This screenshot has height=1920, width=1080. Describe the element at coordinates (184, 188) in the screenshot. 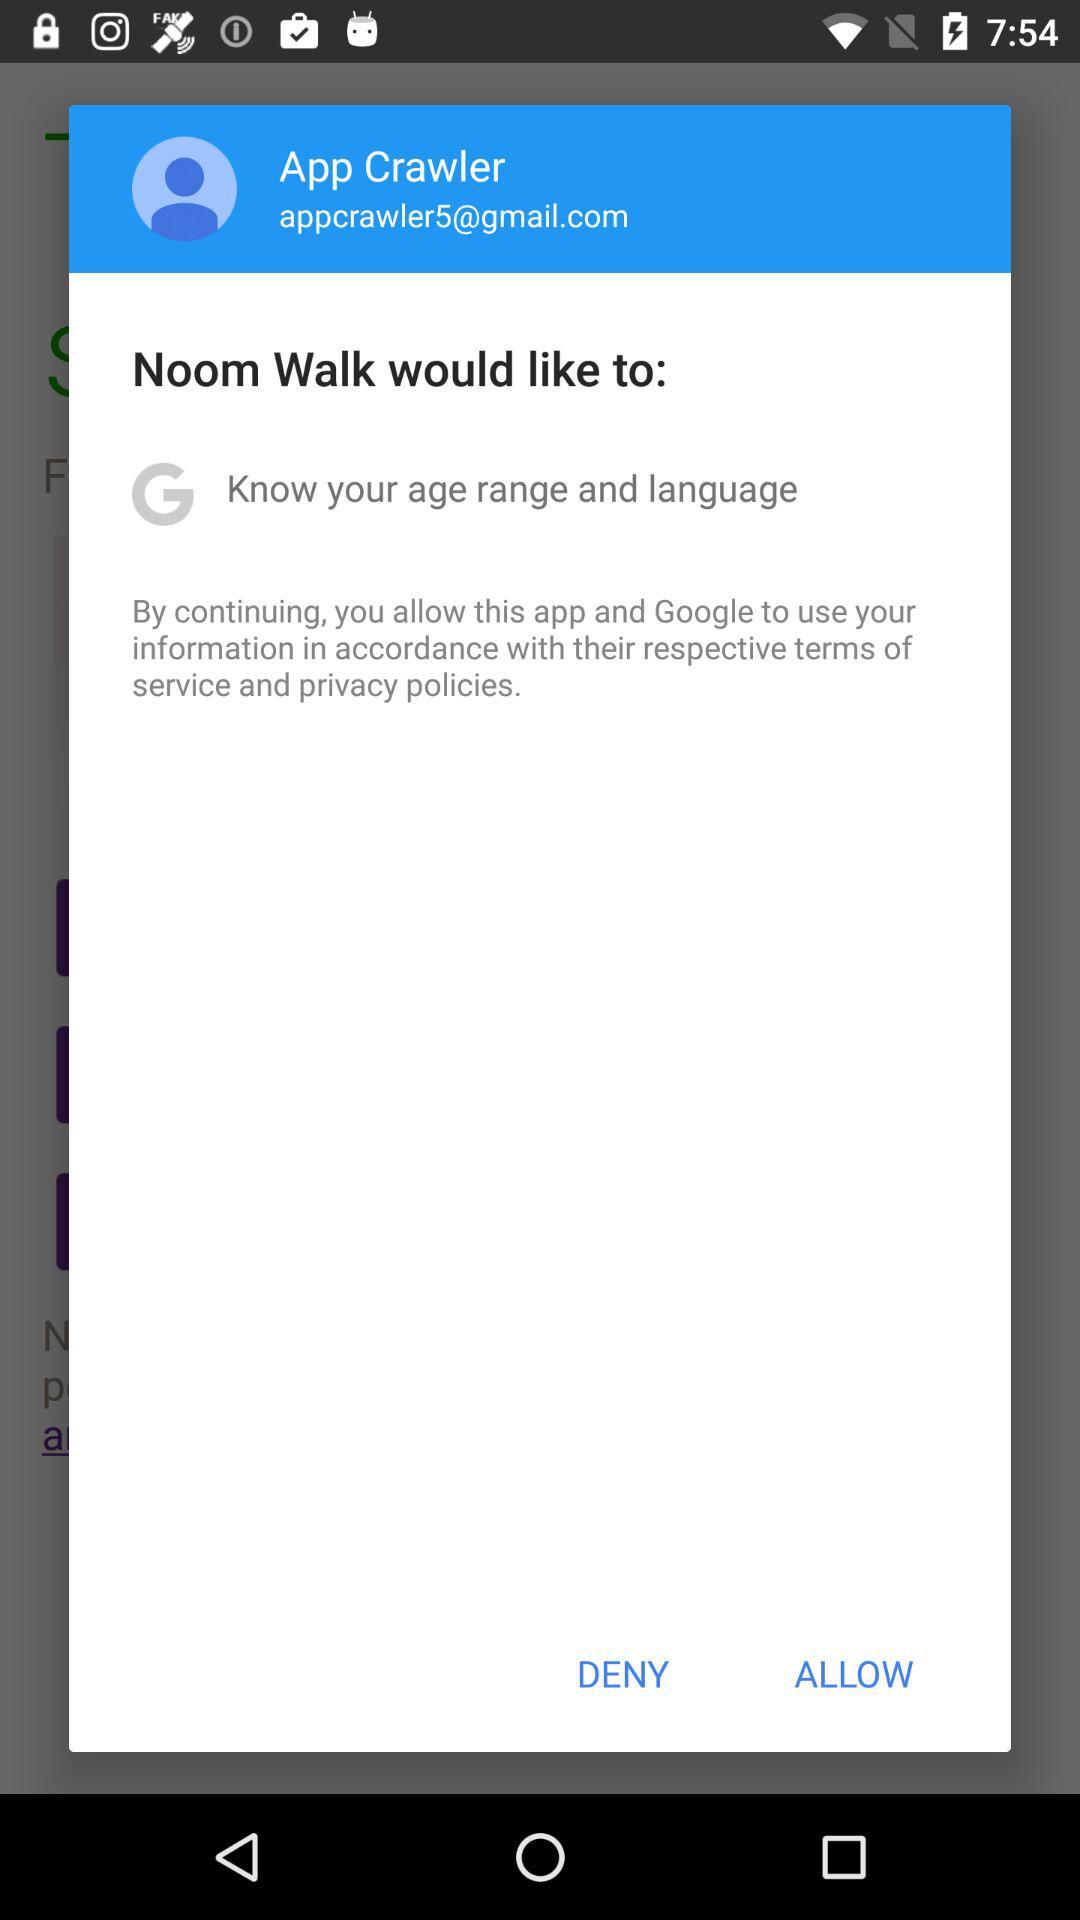

I see `item next to app crawler item` at that location.